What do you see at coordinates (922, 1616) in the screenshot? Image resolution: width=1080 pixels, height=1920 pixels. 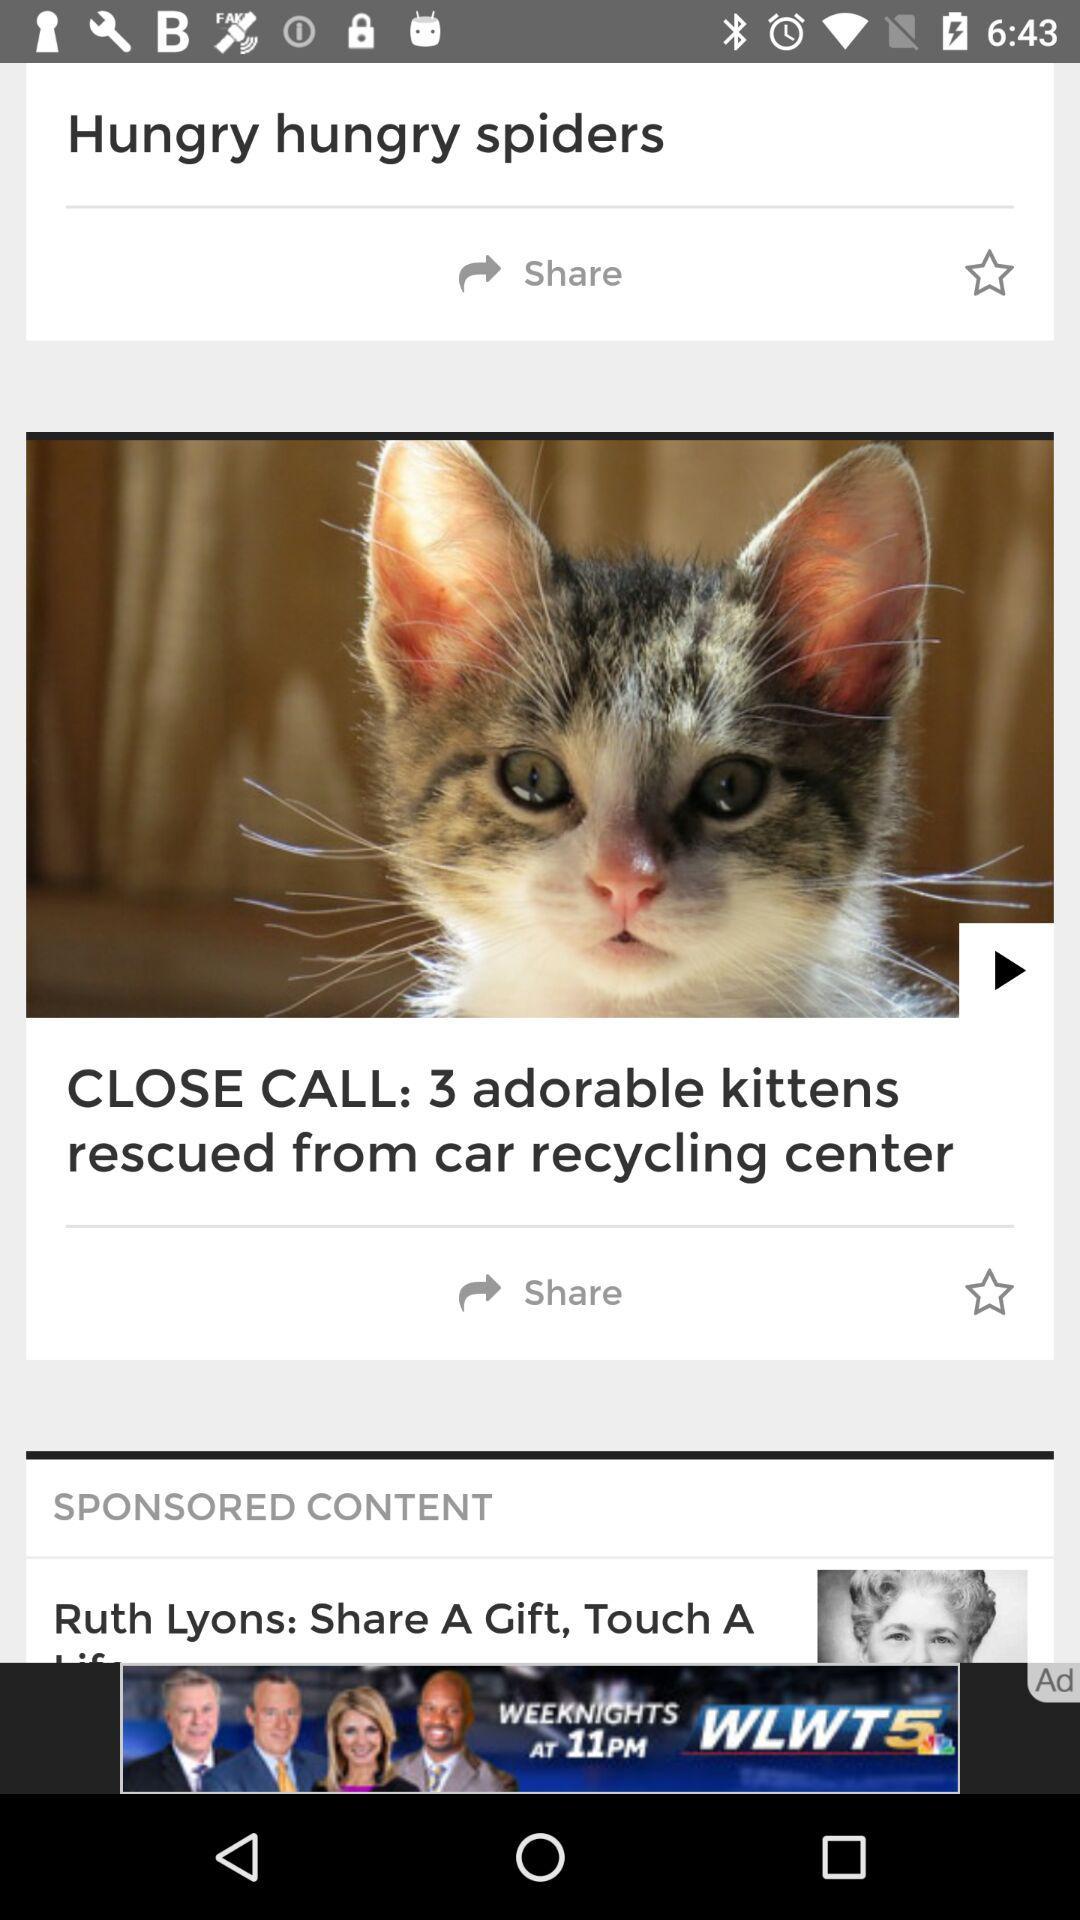 I see `the bottom right corner of the image` at bounding box center [922, 1616].